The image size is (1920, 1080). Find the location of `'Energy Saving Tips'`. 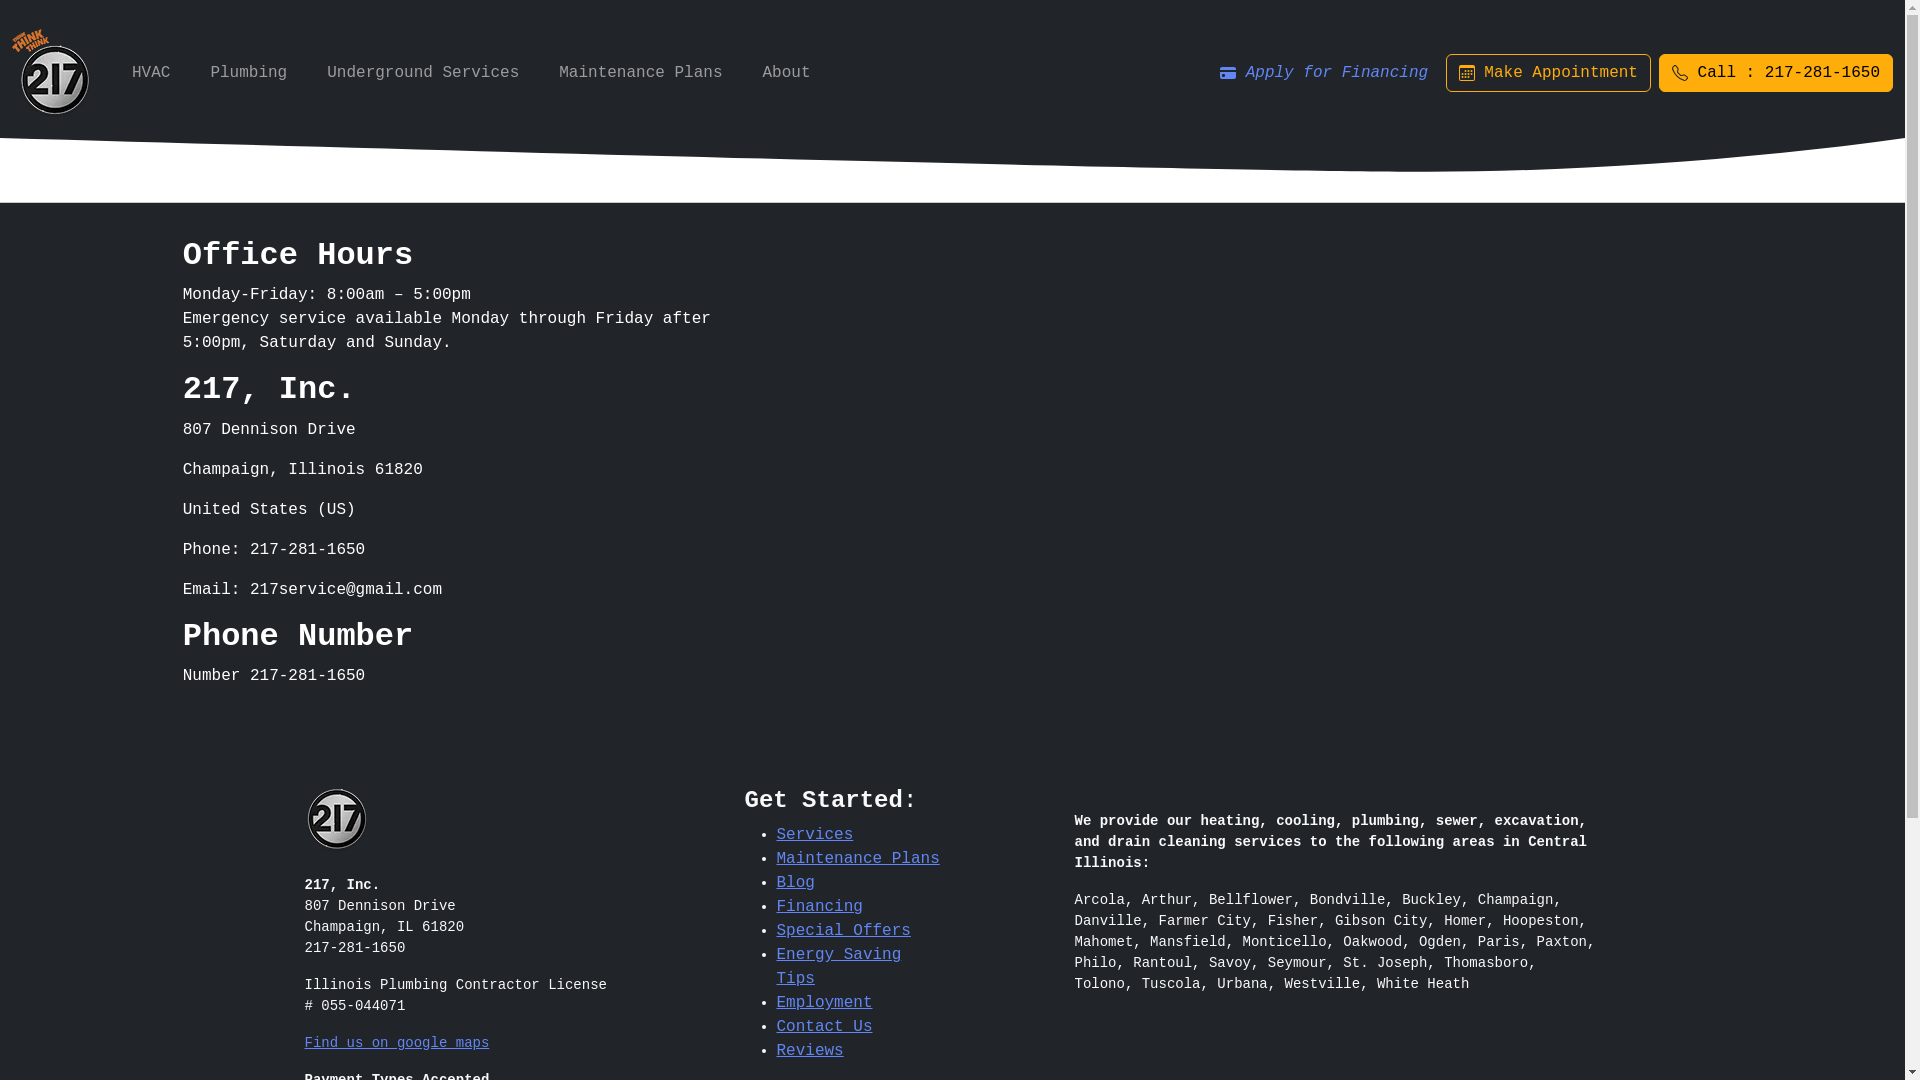

'Energy Saving Tips' is located at coordinates (838, 966).